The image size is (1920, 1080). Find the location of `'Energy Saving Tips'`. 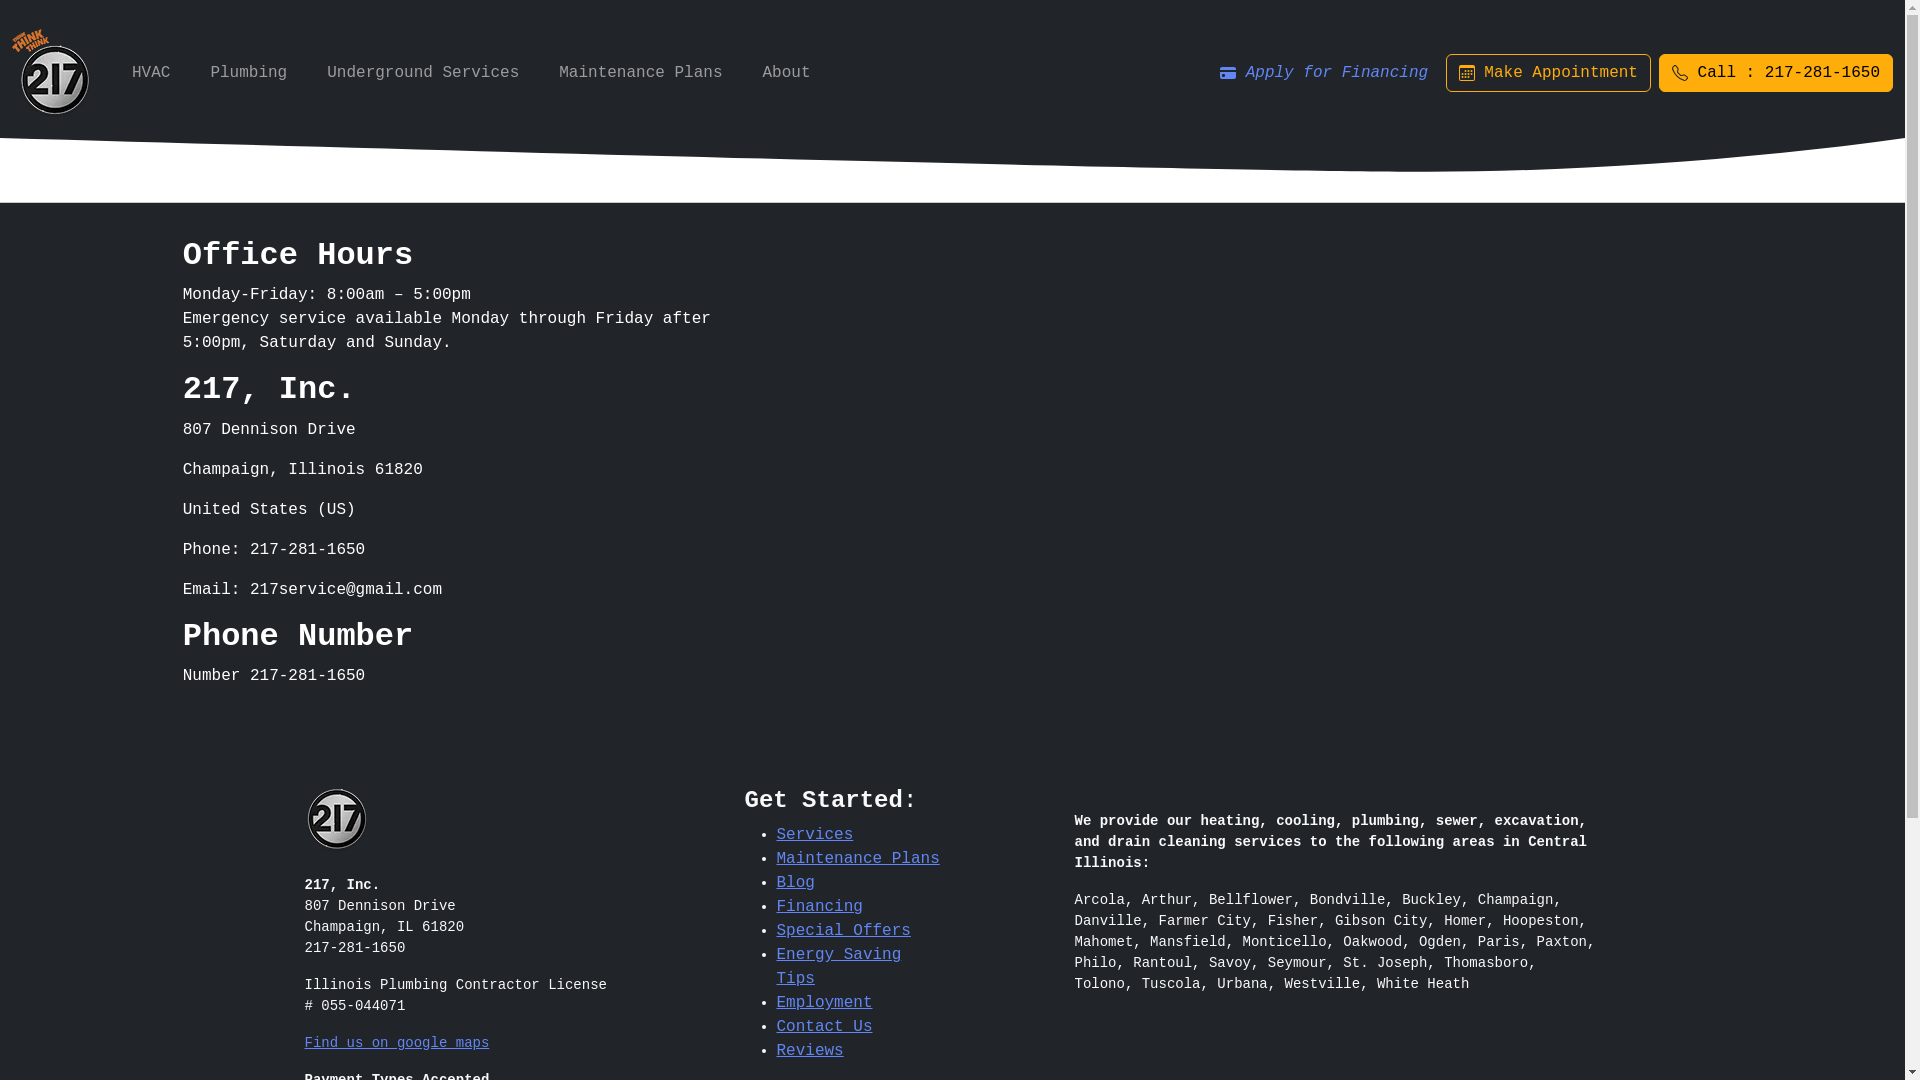

'Energy Saving Tips' is located at coordinates (838, 966).